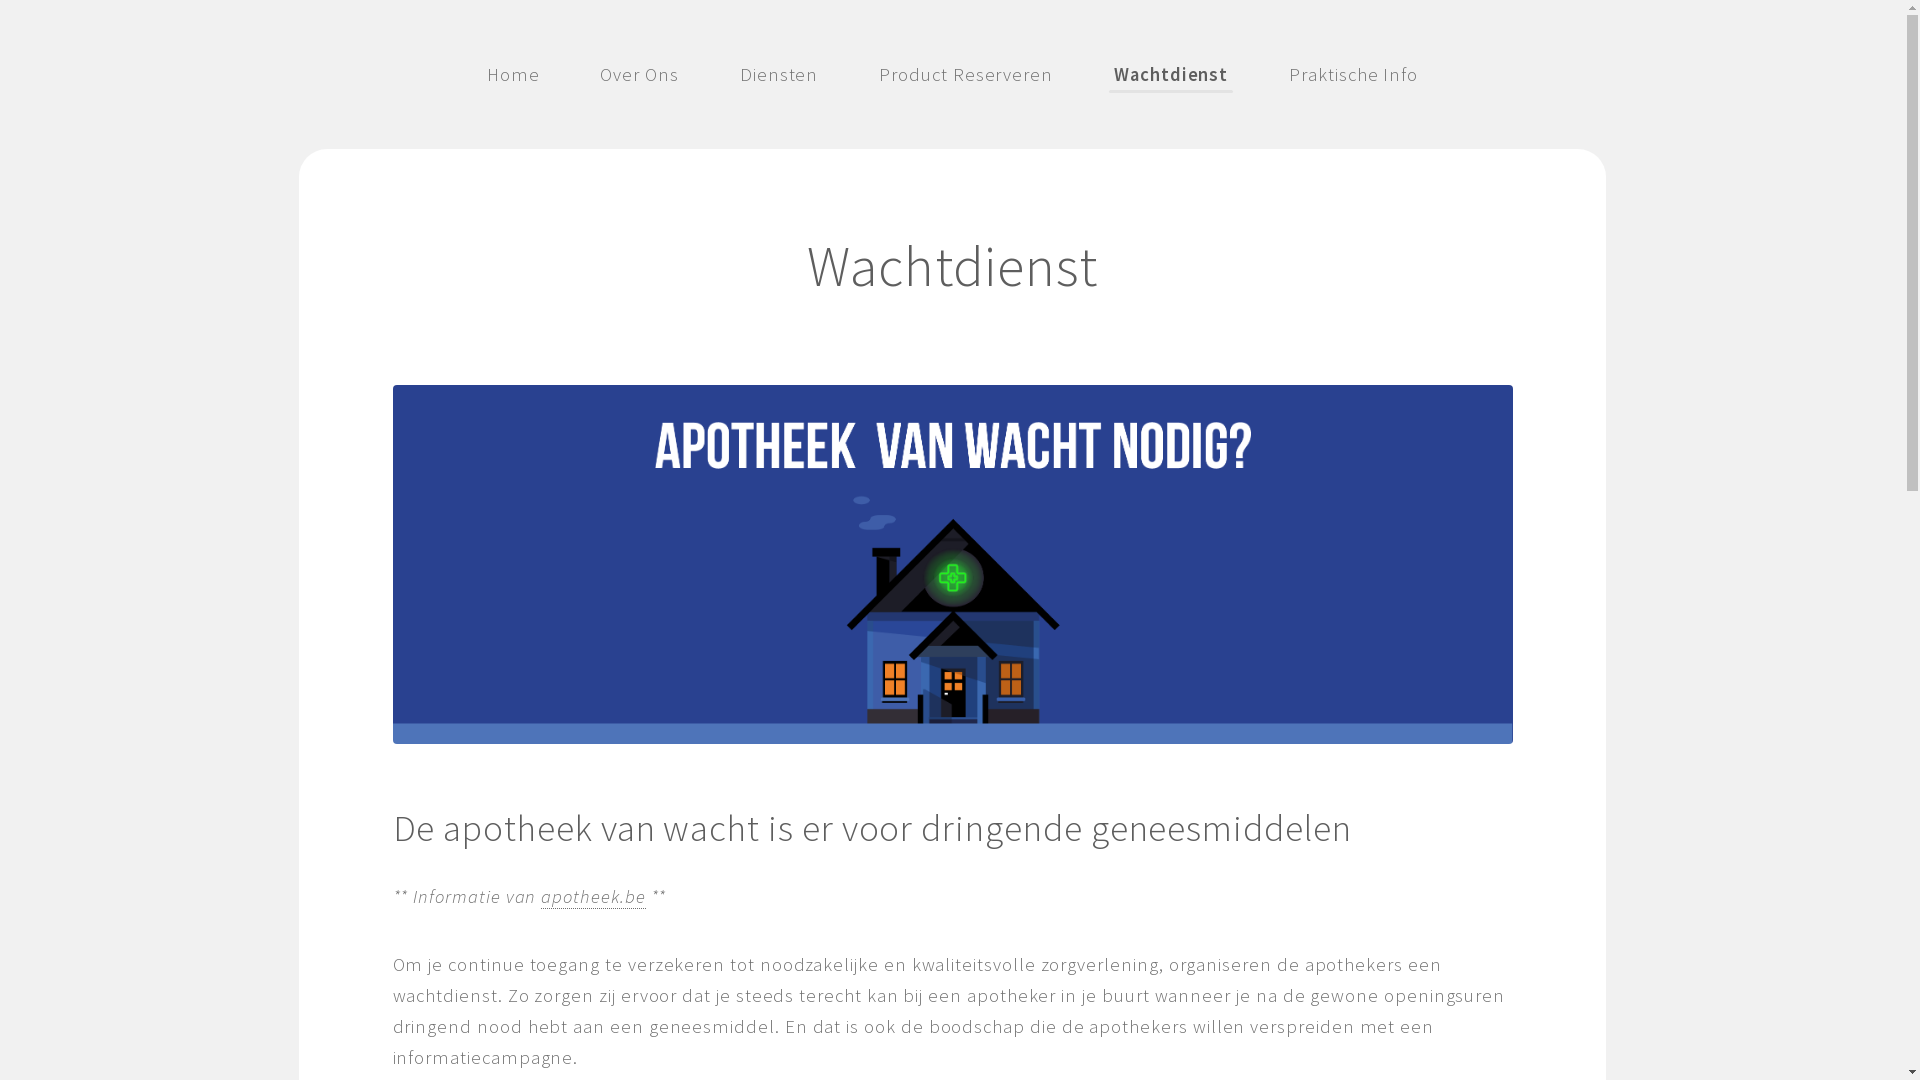  Describe the element at coordinates (513, 72) in the screenshot. I see `'Home'` at that location.